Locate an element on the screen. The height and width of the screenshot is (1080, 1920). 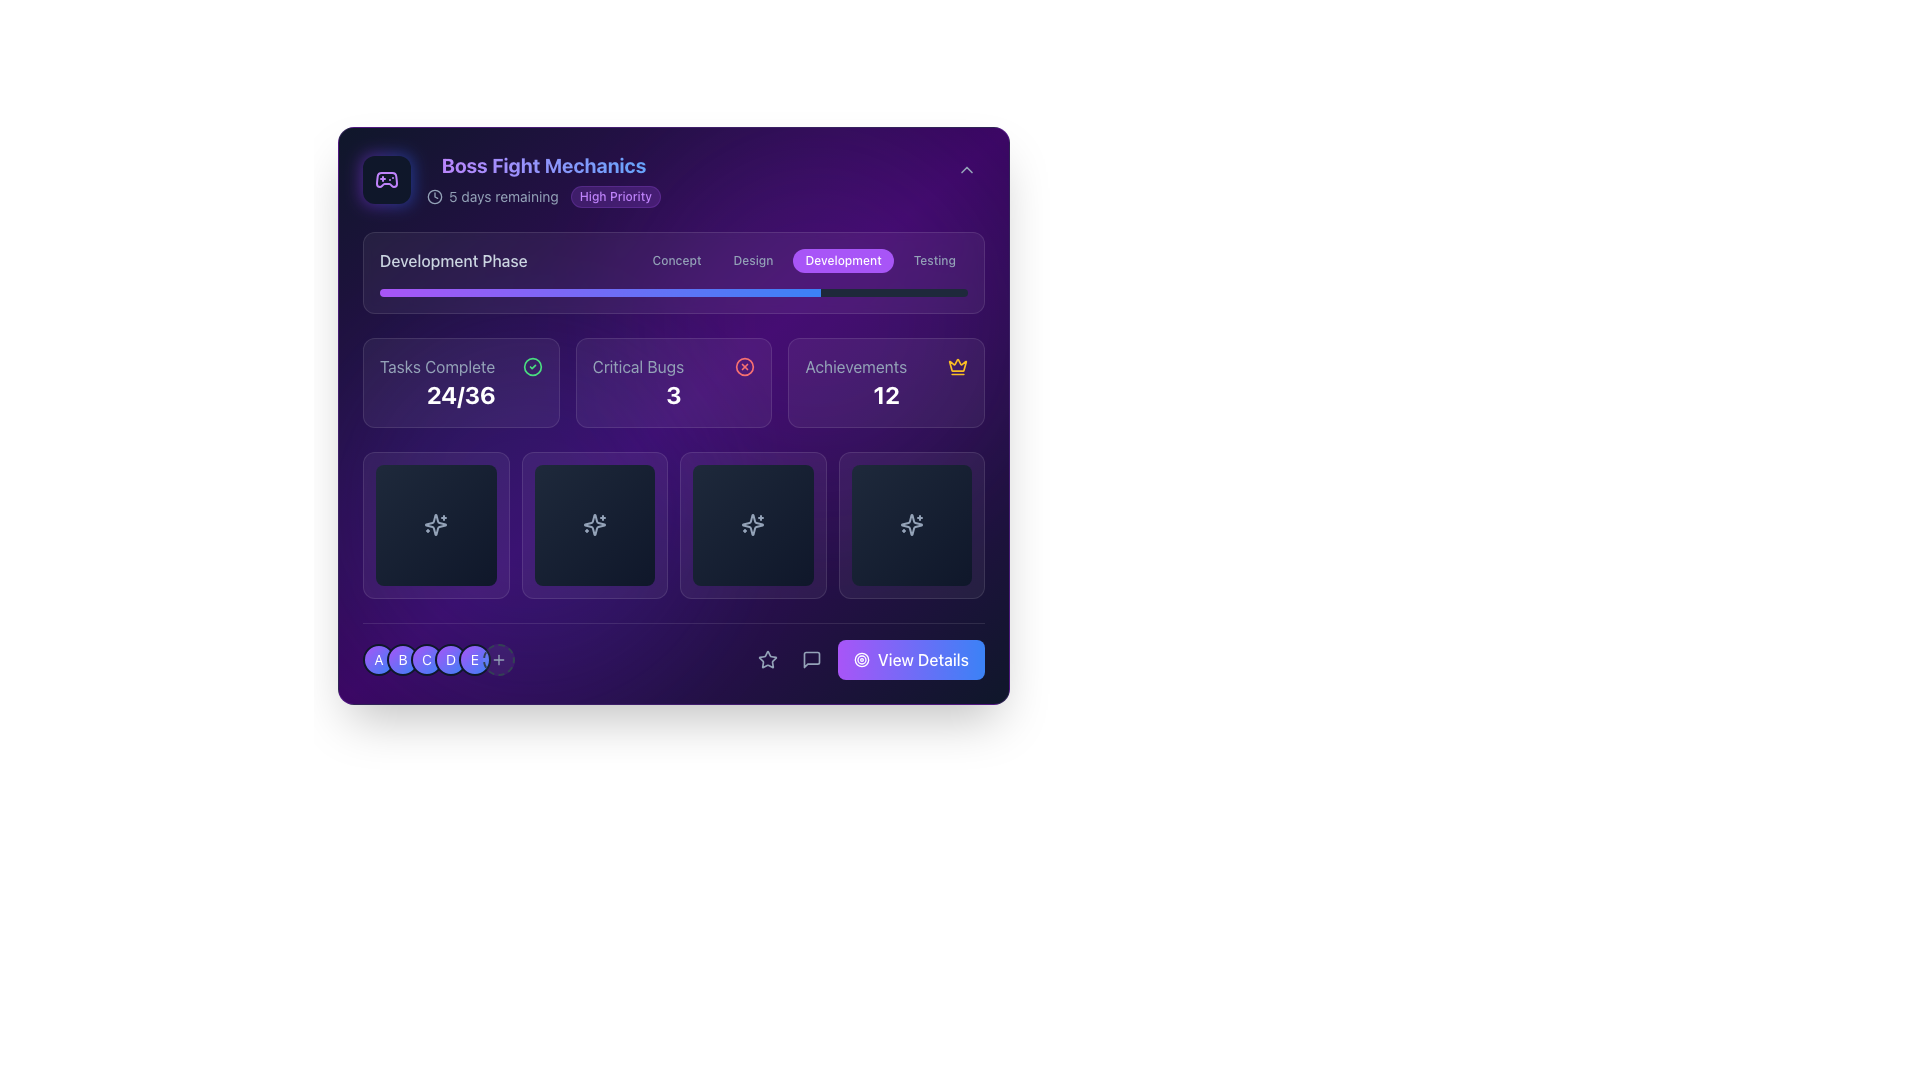
the second button in a group of five gradient-colored buttons located at the bottom of the card-like interface is located at coordinates (402, 659).